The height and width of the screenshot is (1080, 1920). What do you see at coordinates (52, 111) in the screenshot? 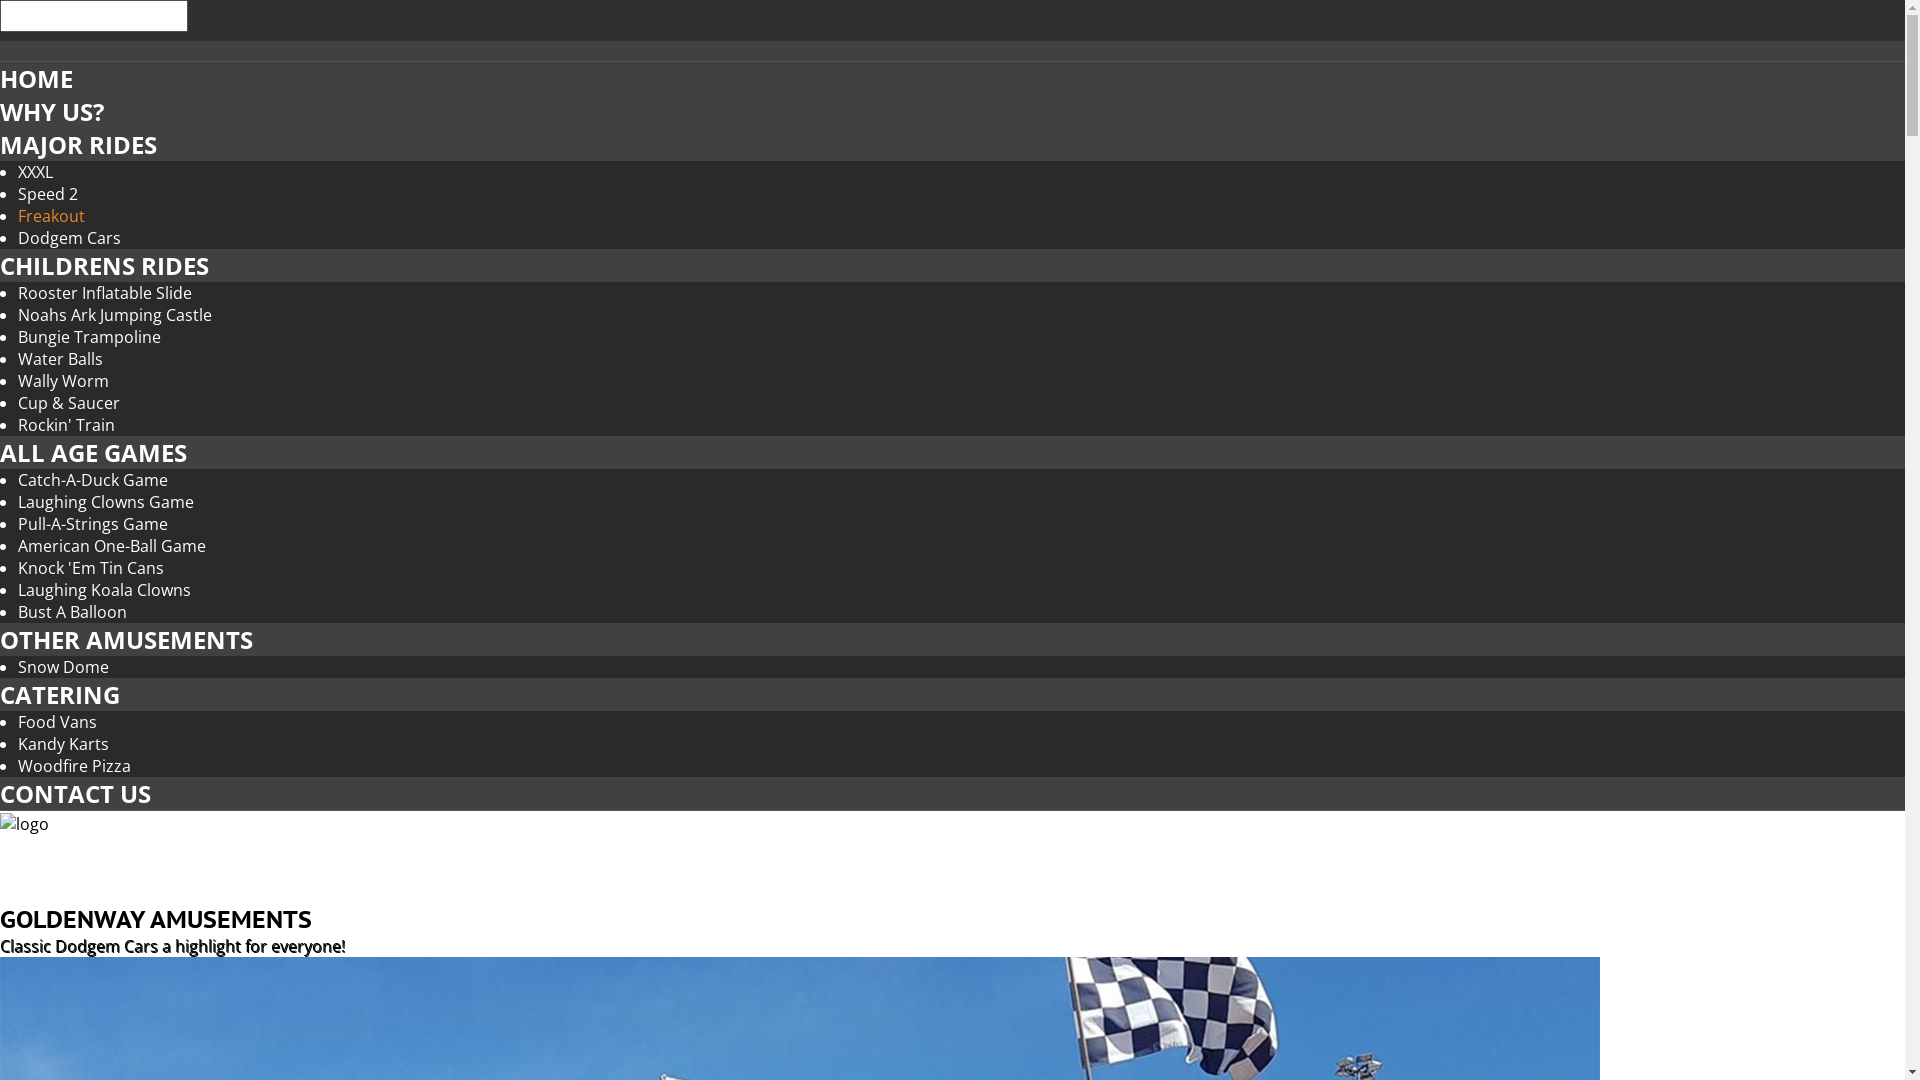
I see `'WHY US?'` at bounding box center [52, 111].